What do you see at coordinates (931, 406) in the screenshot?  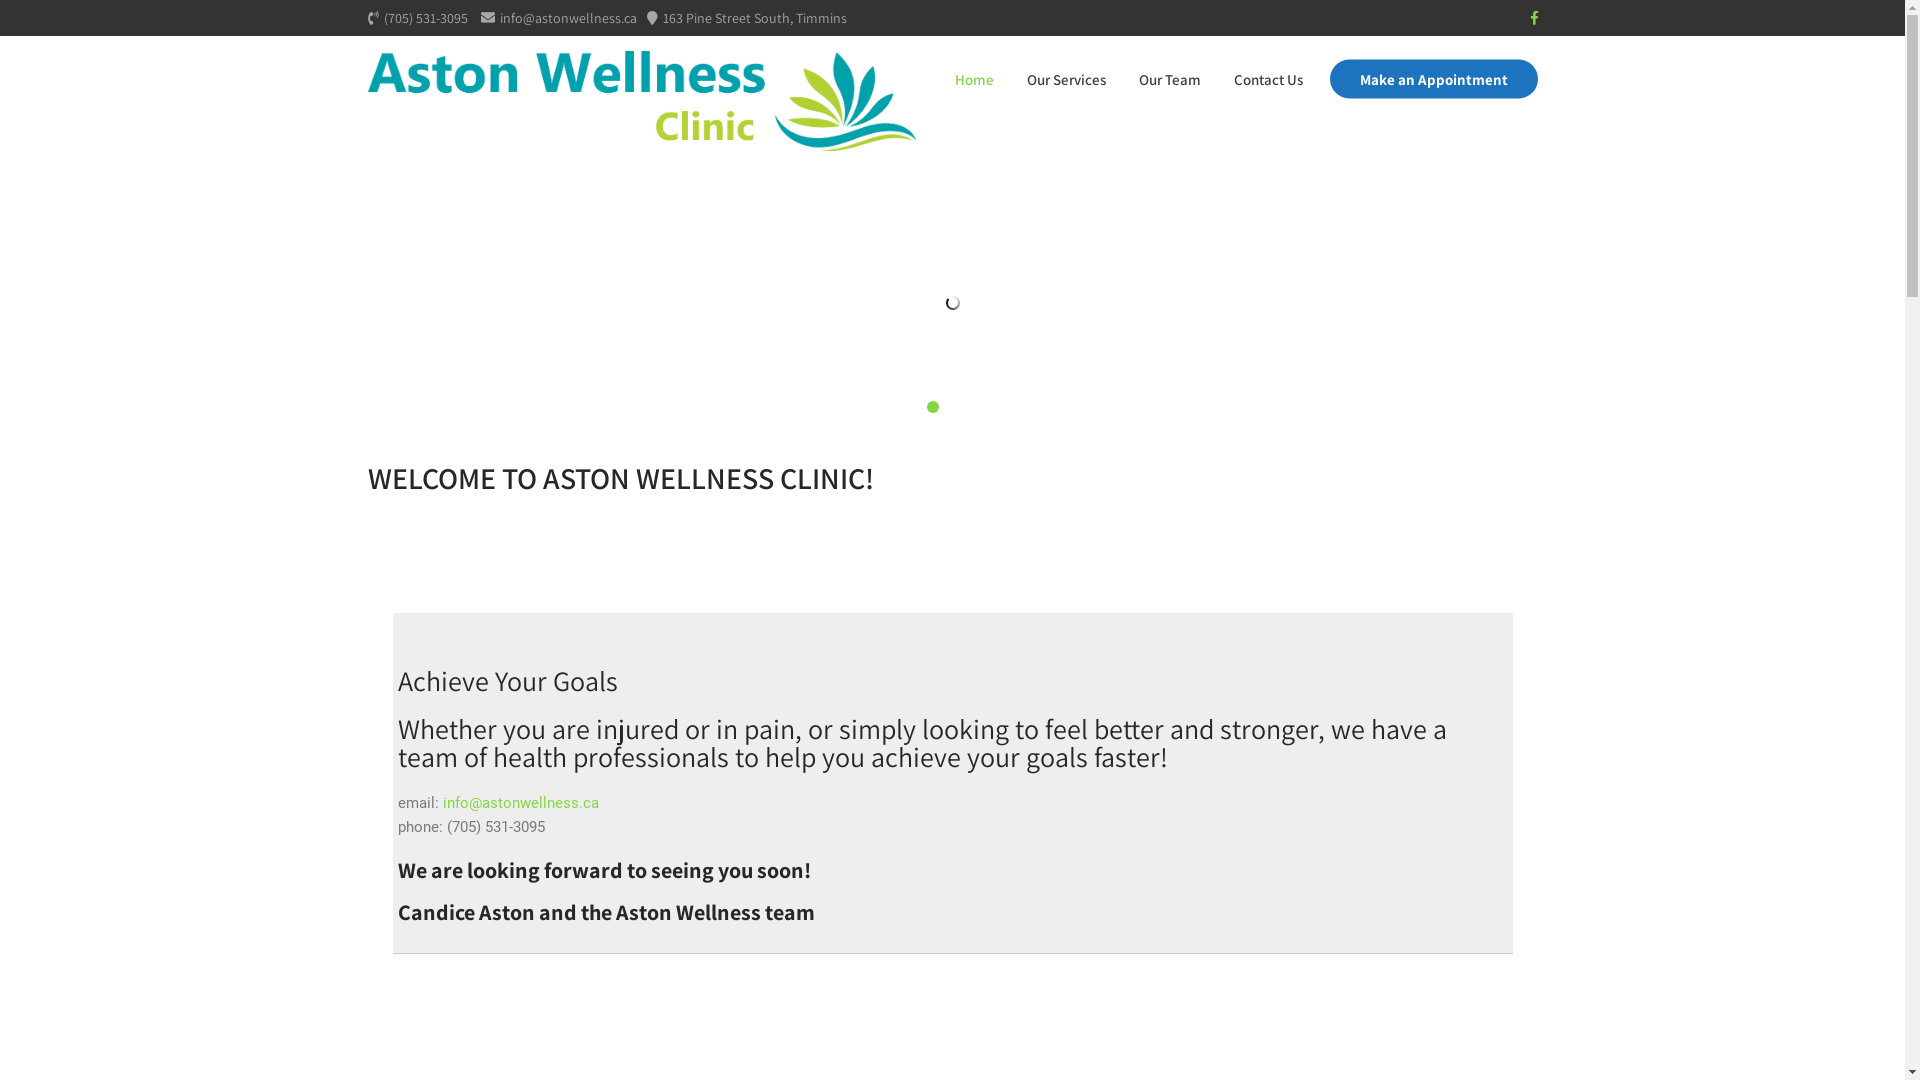 I see `'2'` at bounding box center [931, 406].